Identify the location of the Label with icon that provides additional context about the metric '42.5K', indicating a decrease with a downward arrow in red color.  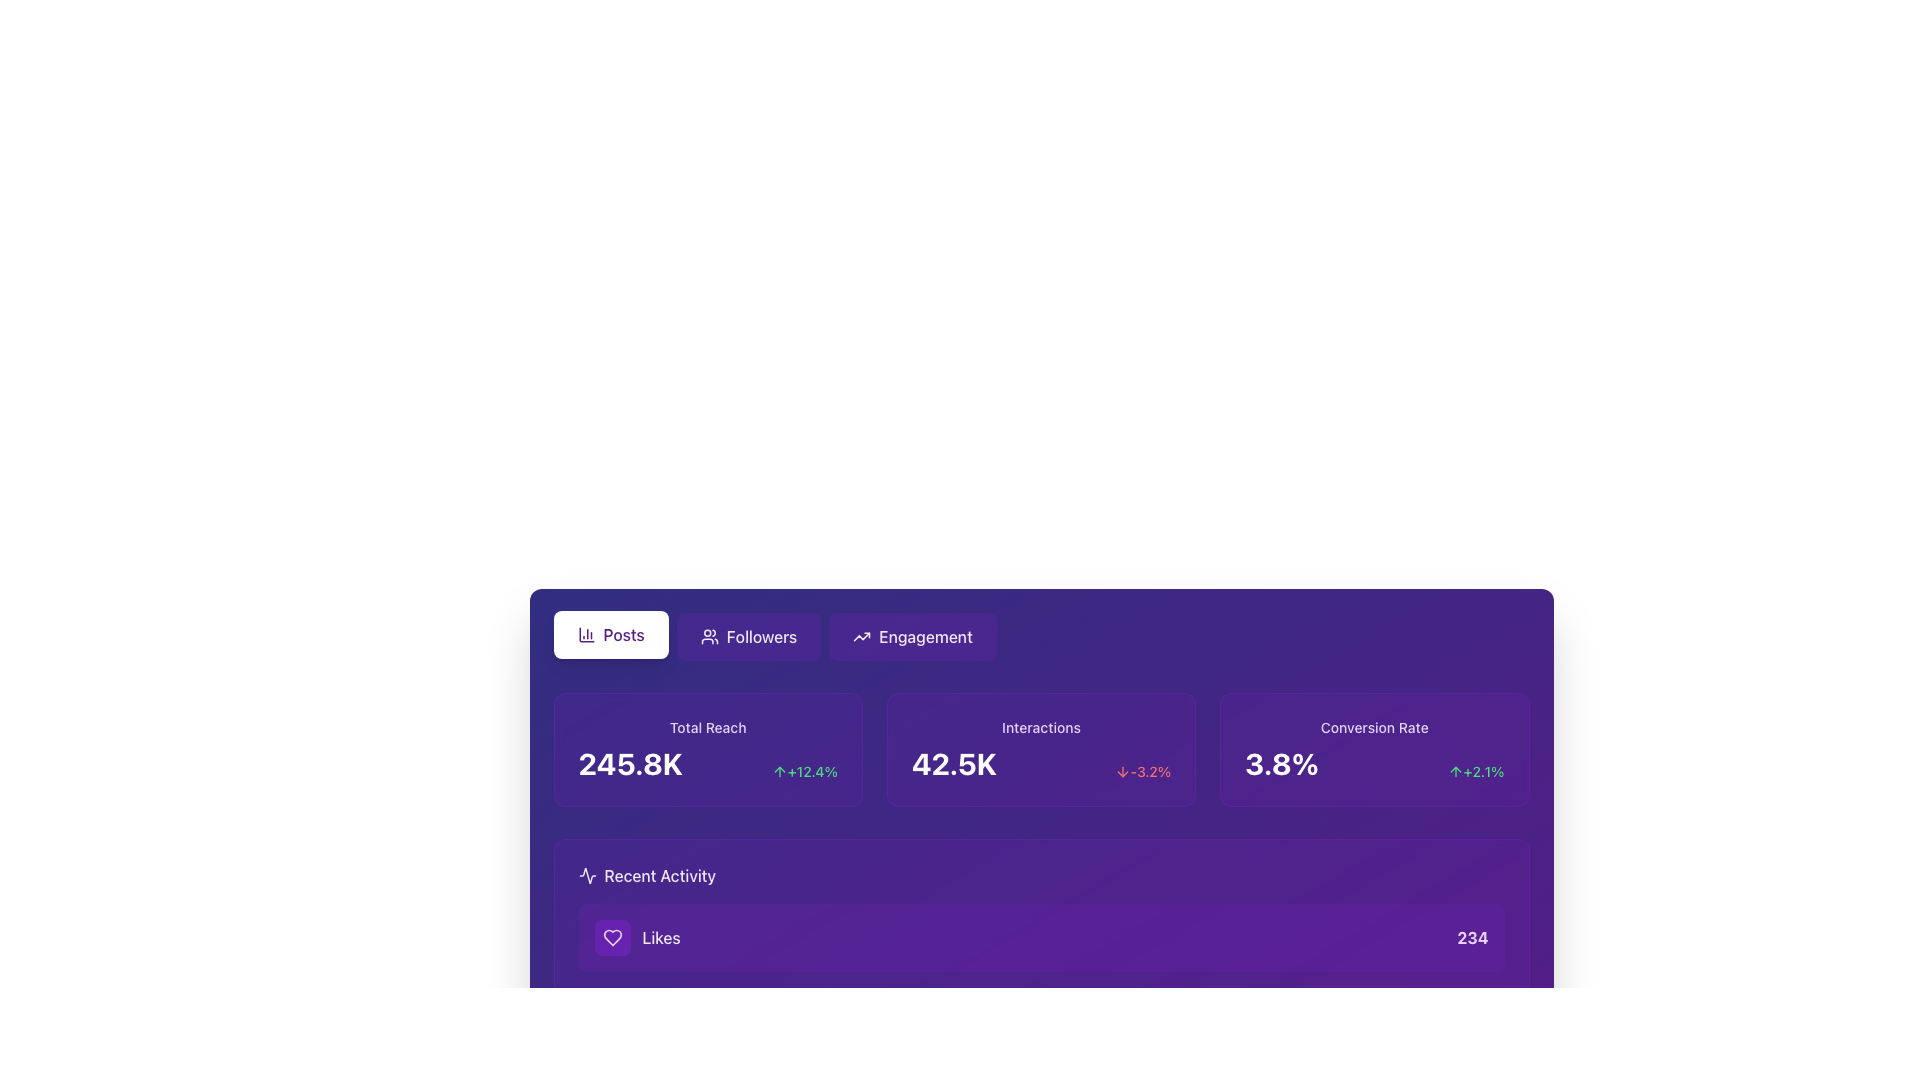
(1142, 770).